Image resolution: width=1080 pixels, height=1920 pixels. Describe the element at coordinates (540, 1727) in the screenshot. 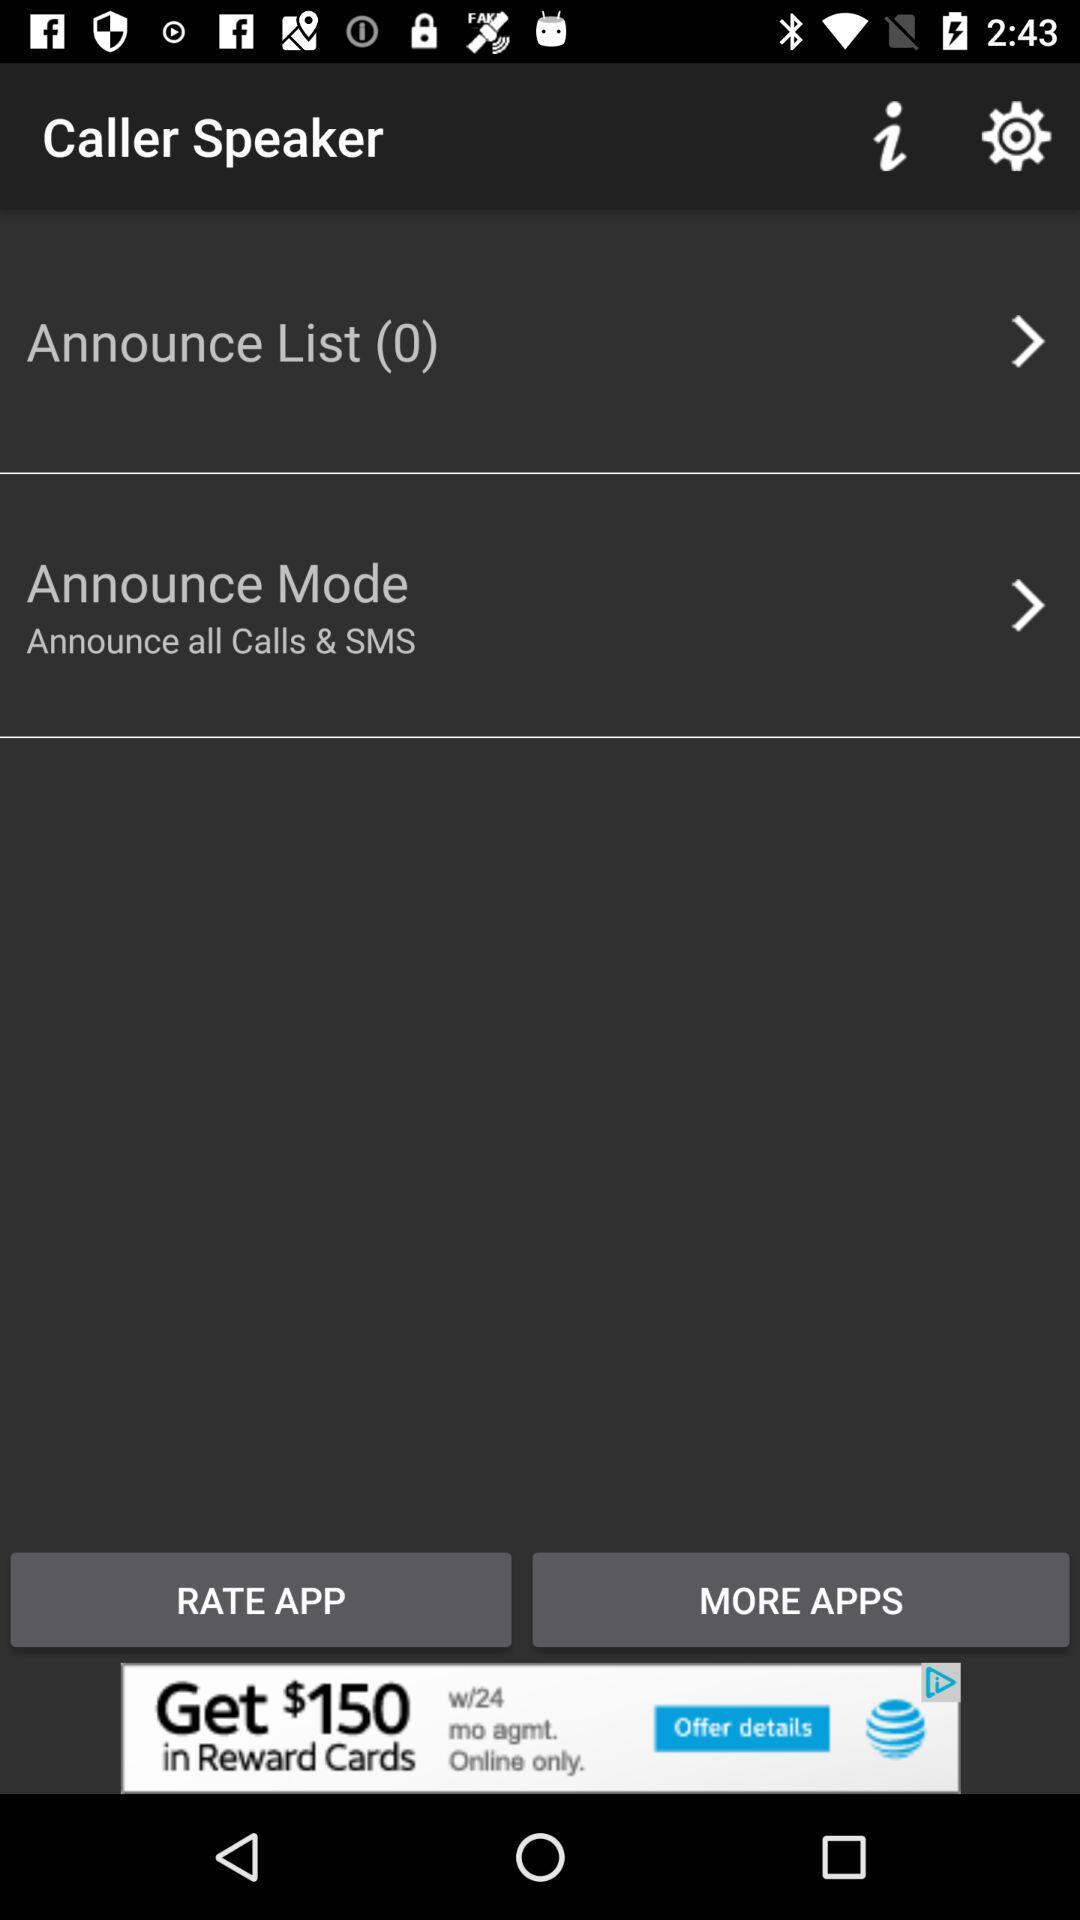

I see `advertisement` at that location.